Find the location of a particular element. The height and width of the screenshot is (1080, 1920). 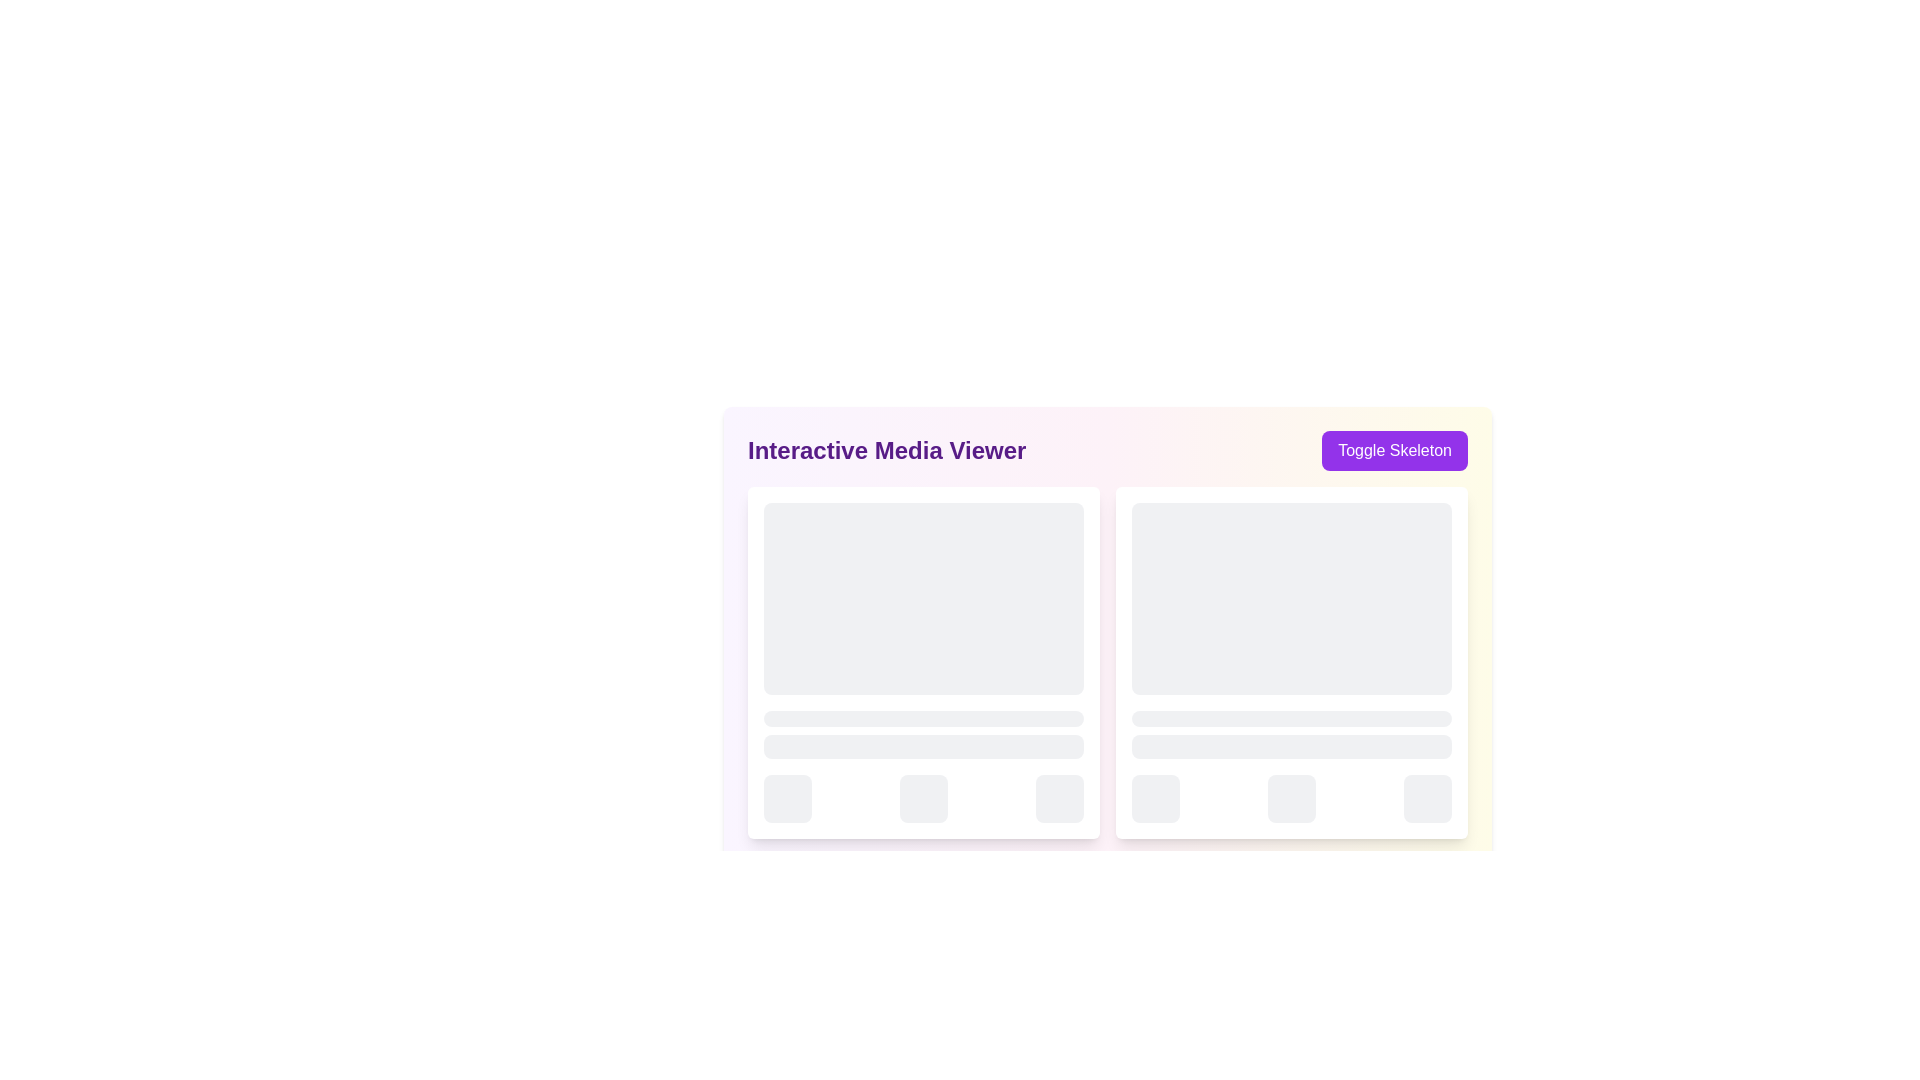

the middle button in the horizontal row of three buttons, which has a light gray background and rounded corners is located at coordinates (1291, 797).